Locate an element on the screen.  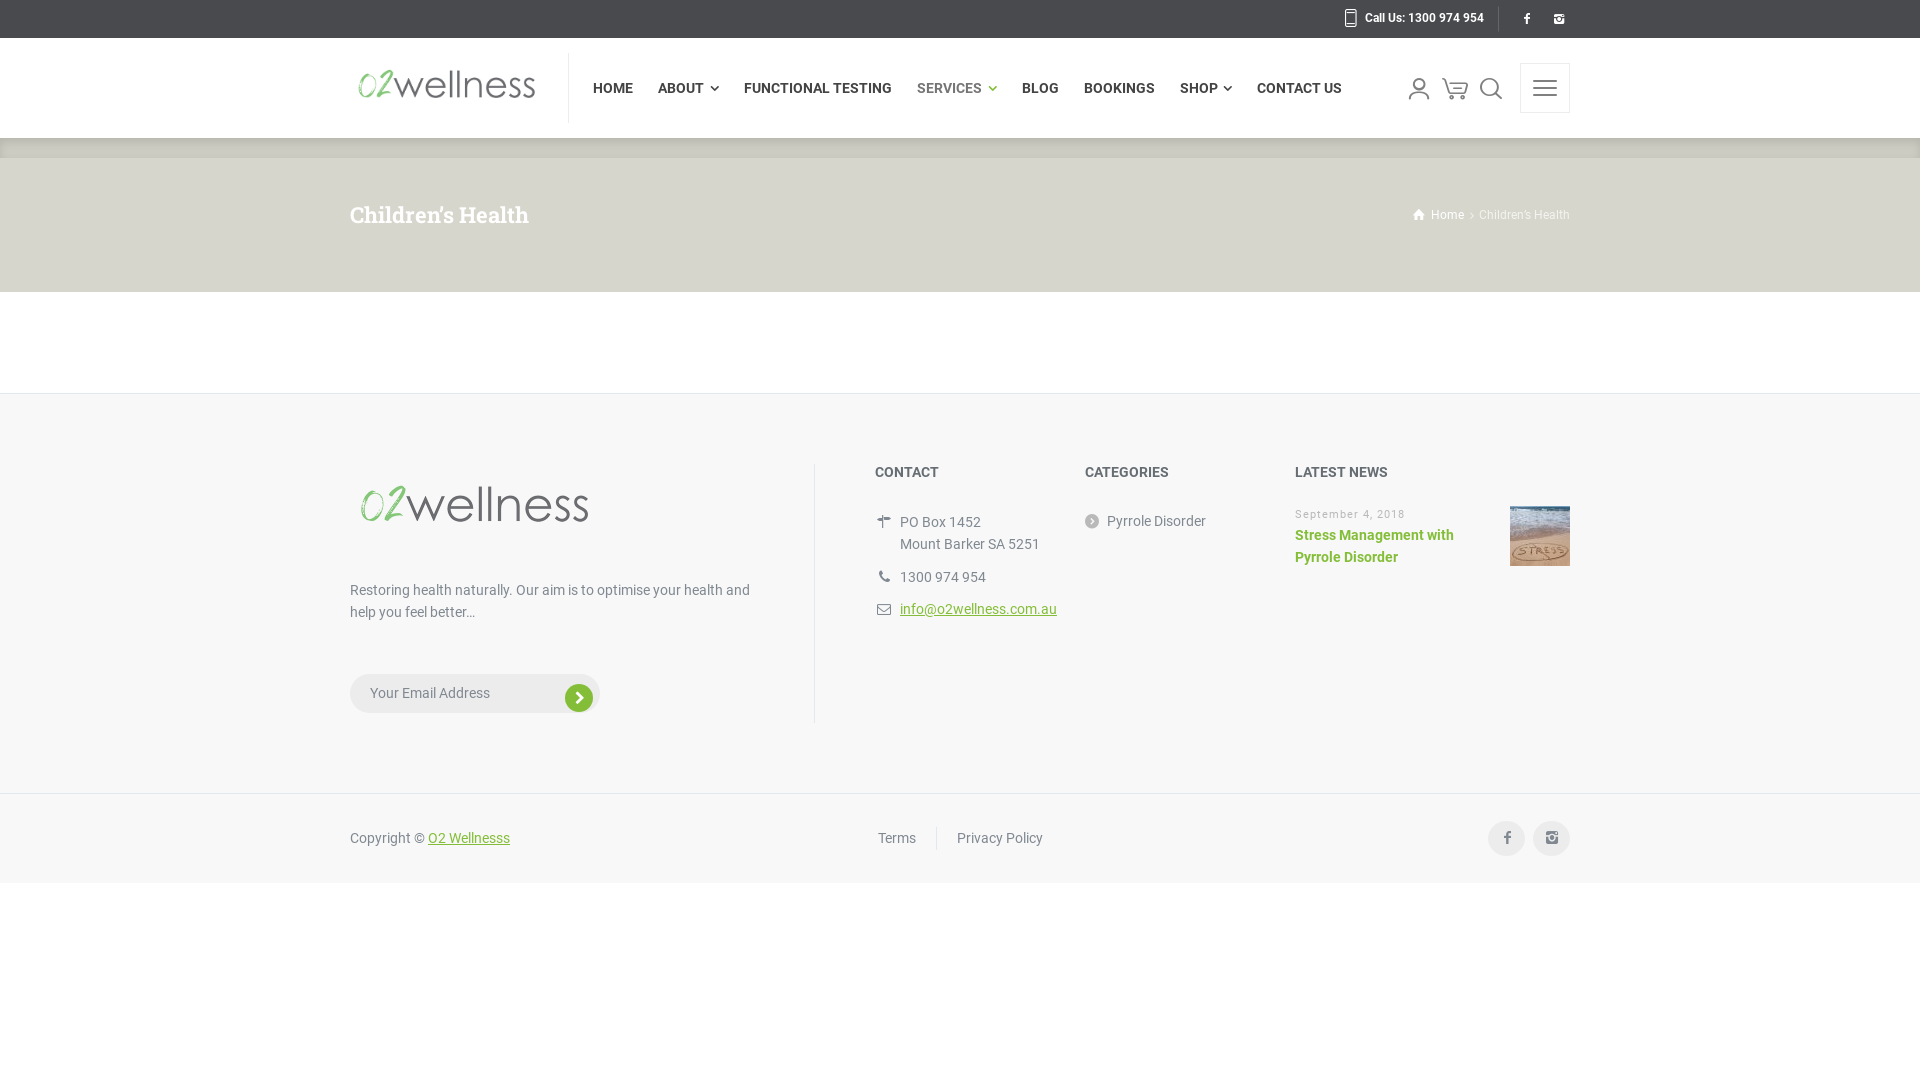
'Home' is located at coordinates (1437, 215).